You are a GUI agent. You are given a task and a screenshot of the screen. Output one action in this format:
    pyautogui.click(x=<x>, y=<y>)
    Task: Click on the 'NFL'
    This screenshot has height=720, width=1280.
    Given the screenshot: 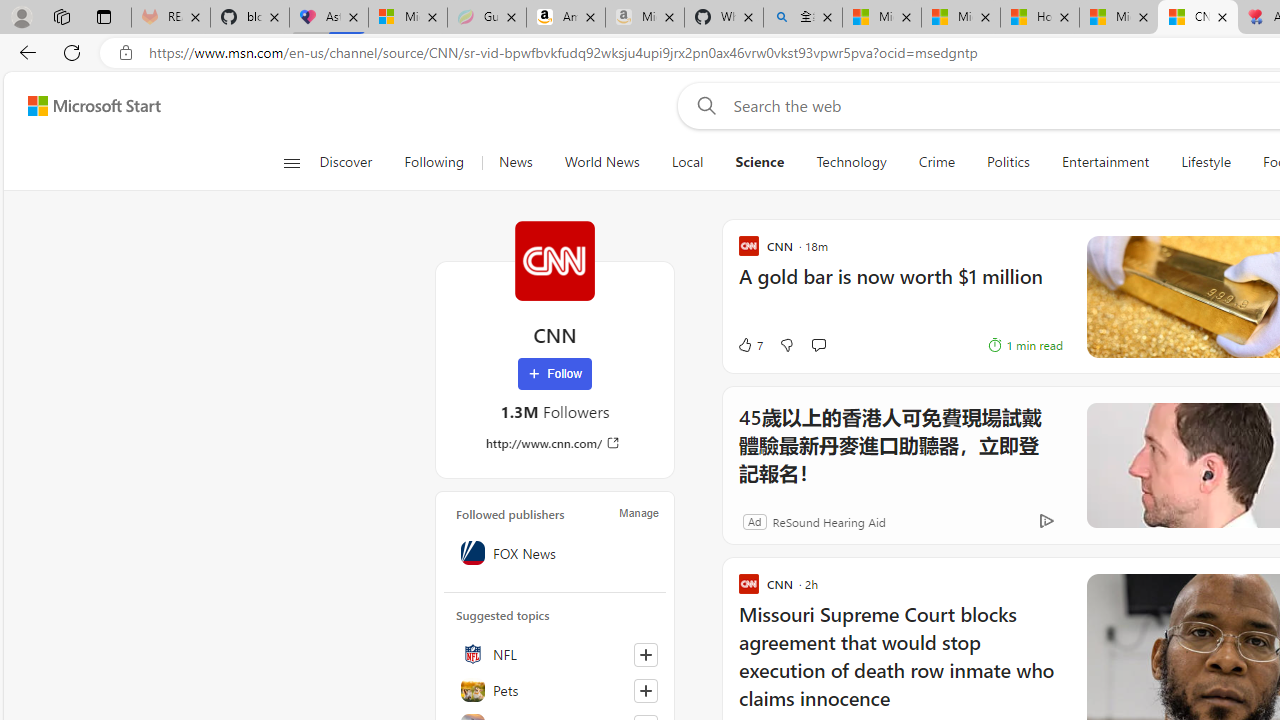 What is the action you would take?
    pyautogui.click(x=555, y=654)
    